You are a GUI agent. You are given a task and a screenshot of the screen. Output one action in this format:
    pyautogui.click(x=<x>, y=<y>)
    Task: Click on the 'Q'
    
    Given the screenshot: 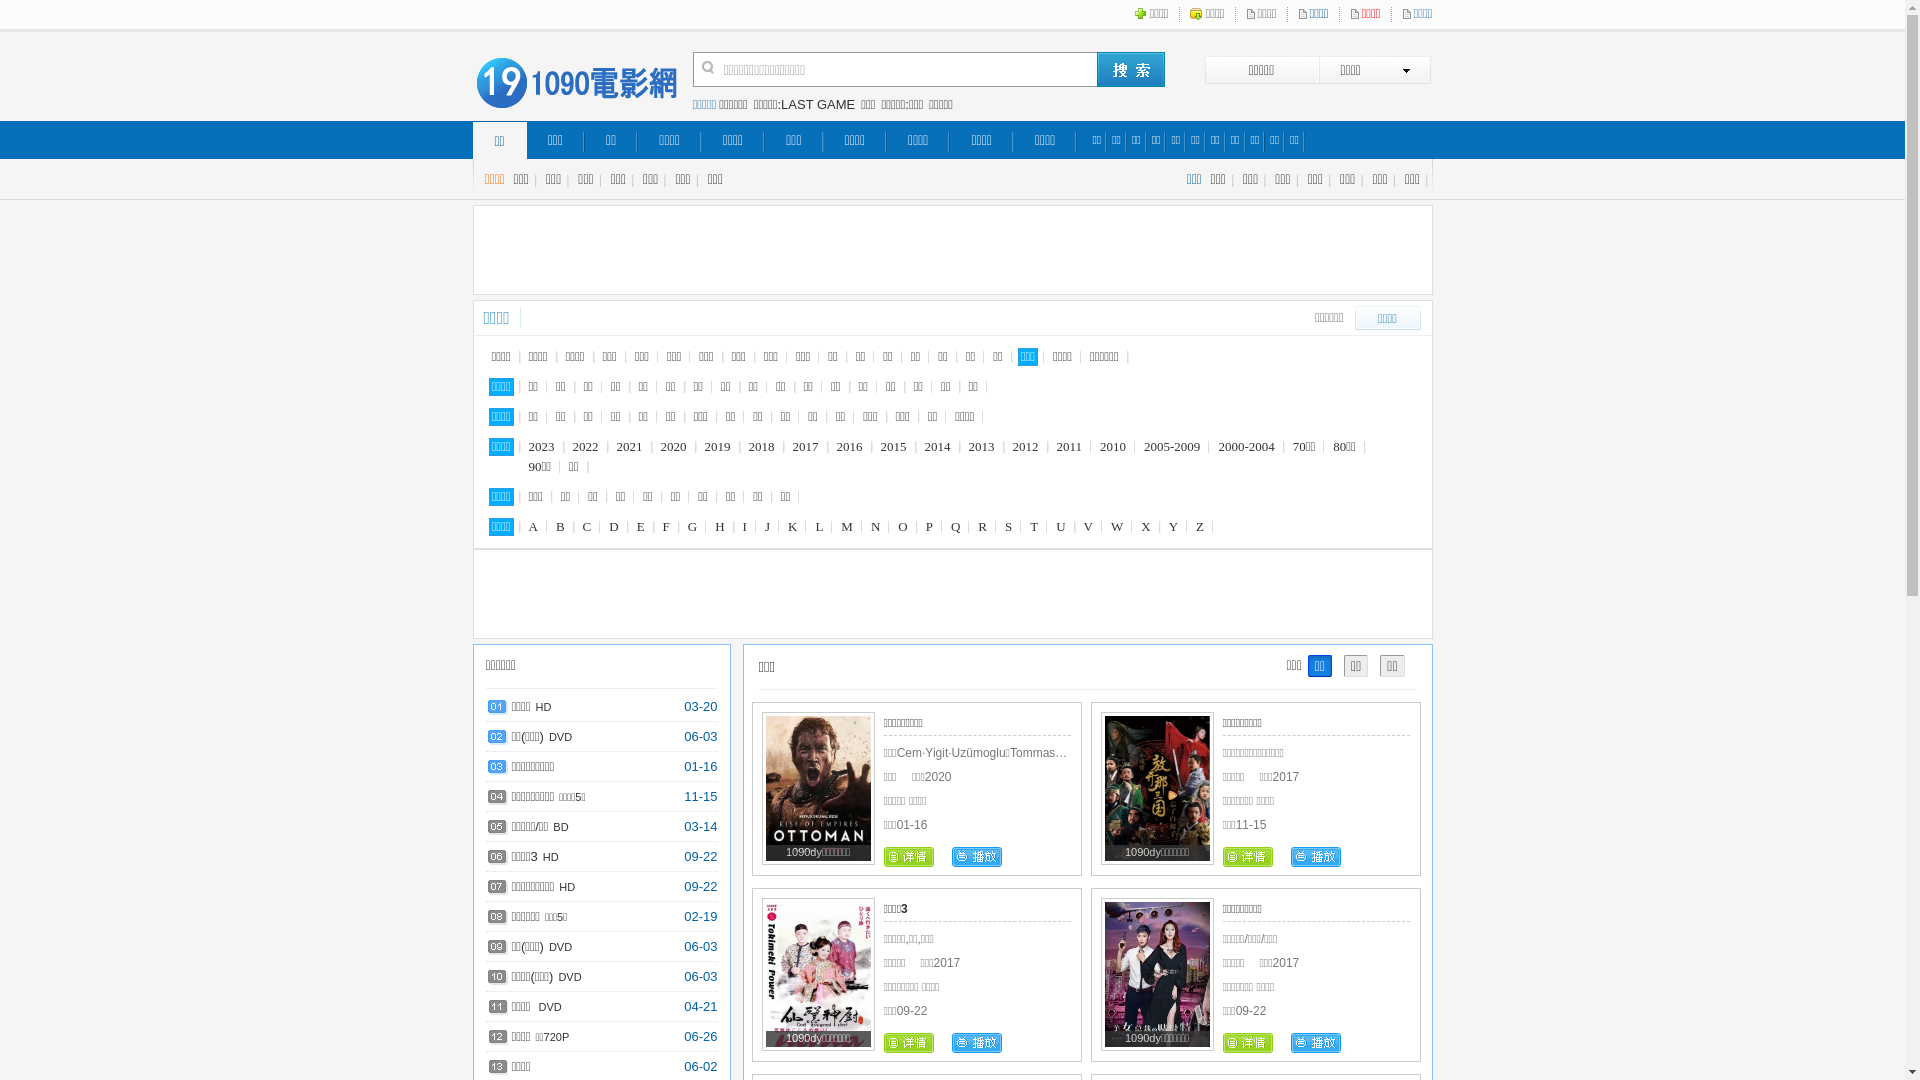 What is the action you would take?
    pyautogui.click(x=947, y=526)
    